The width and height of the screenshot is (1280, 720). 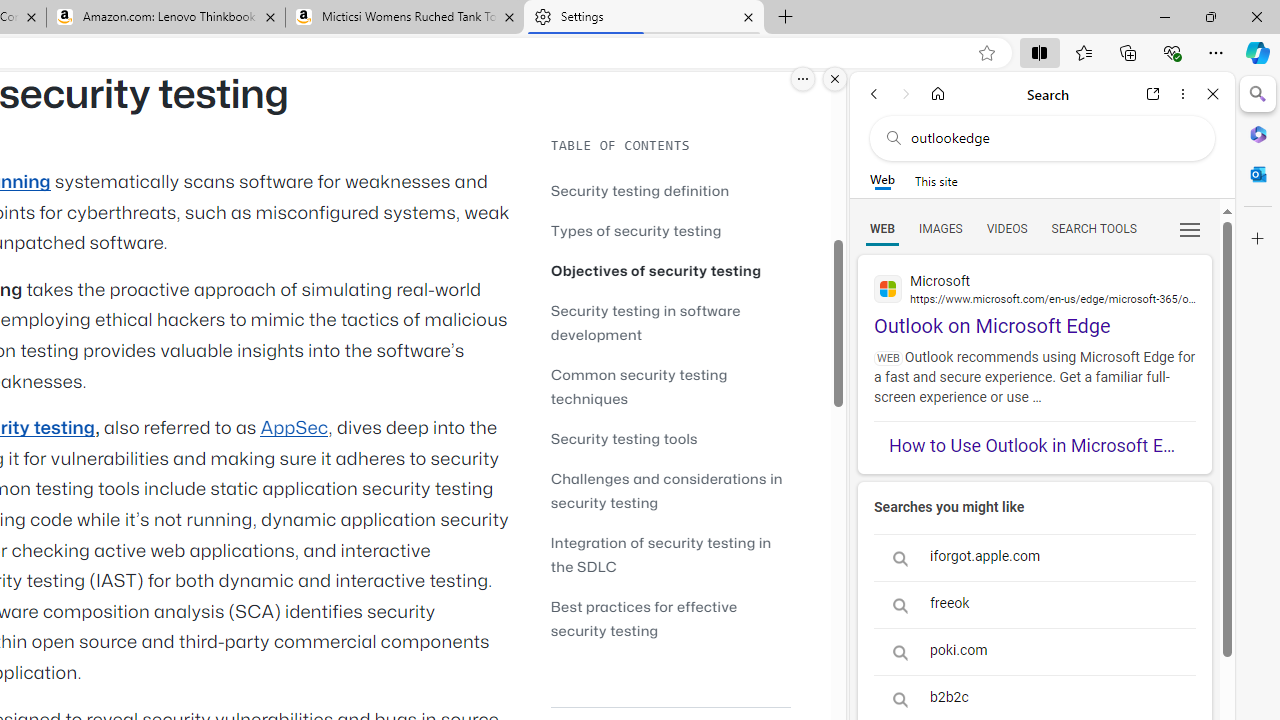 I want to click on 'iforgot.apple.com', so click(x=1034, y=557).